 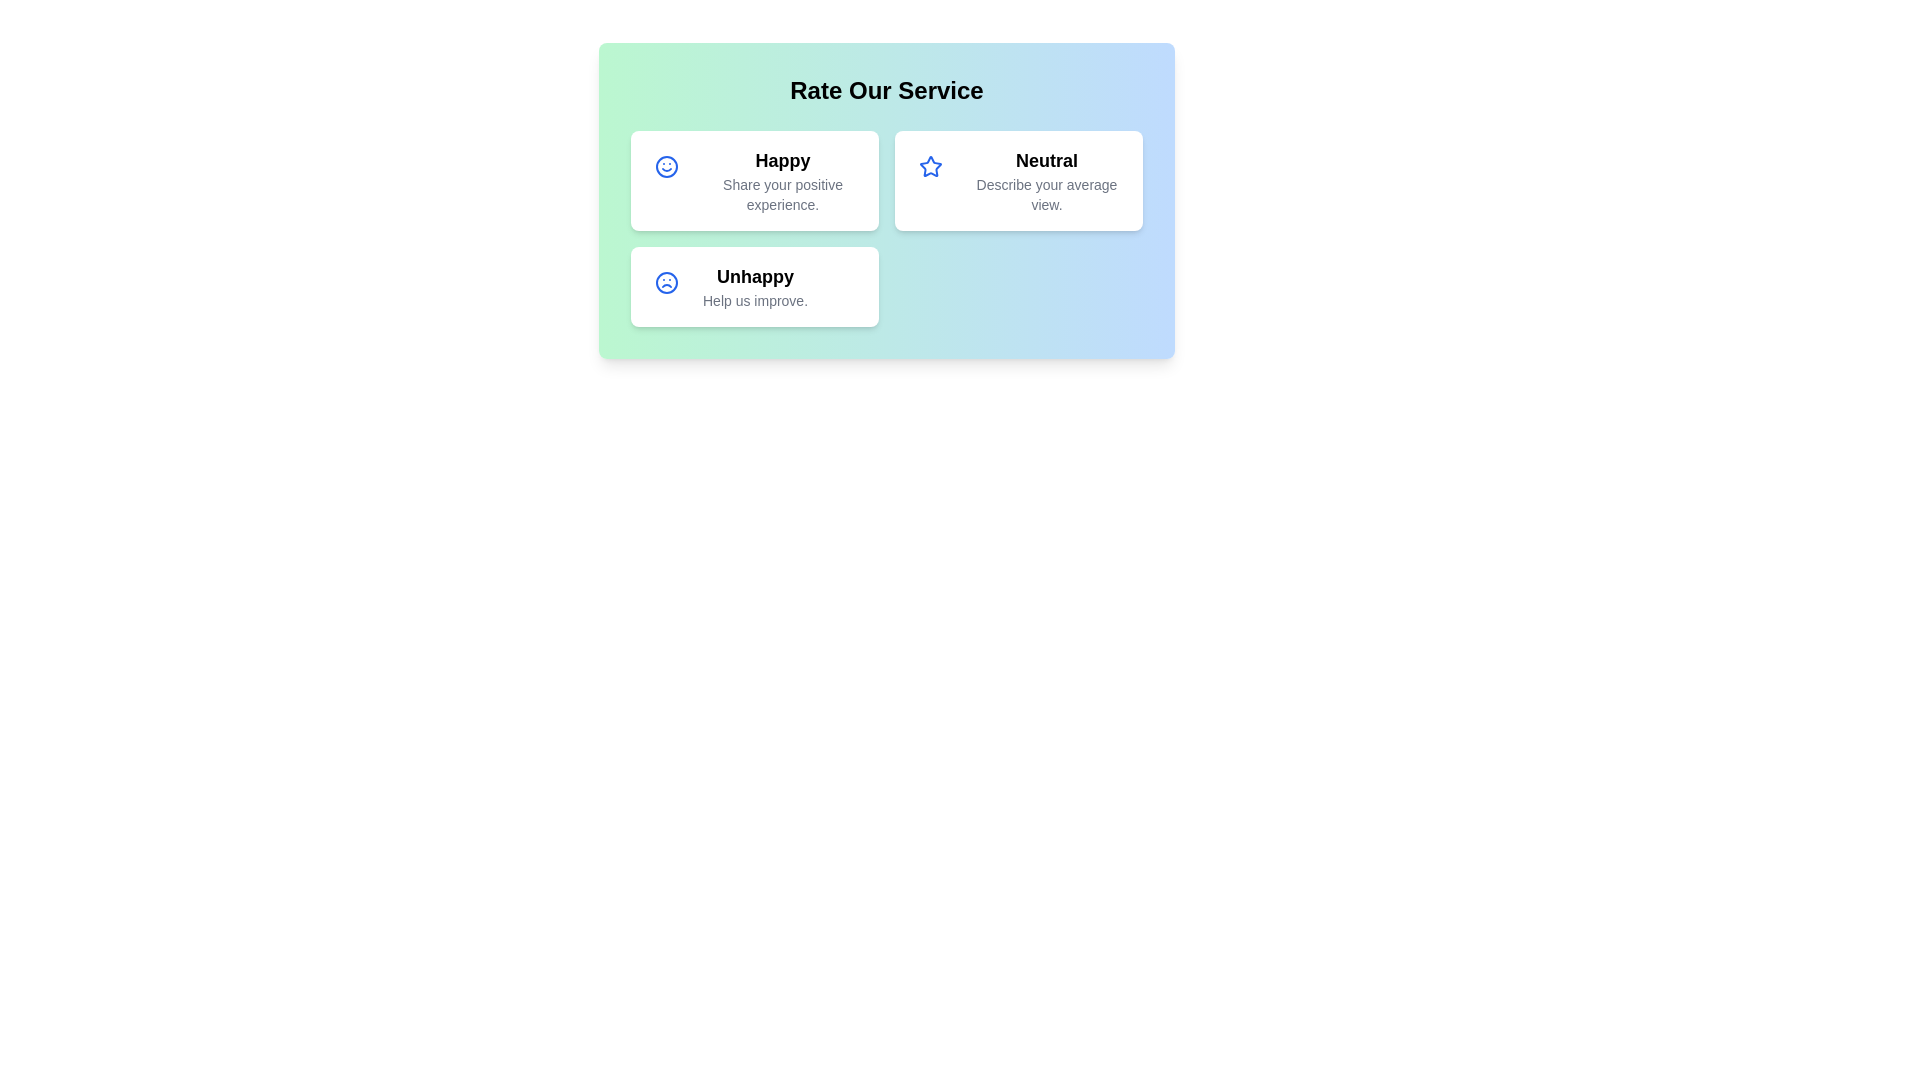 I want to click on the rating card for Unhappy, so click(x=753, y=286).